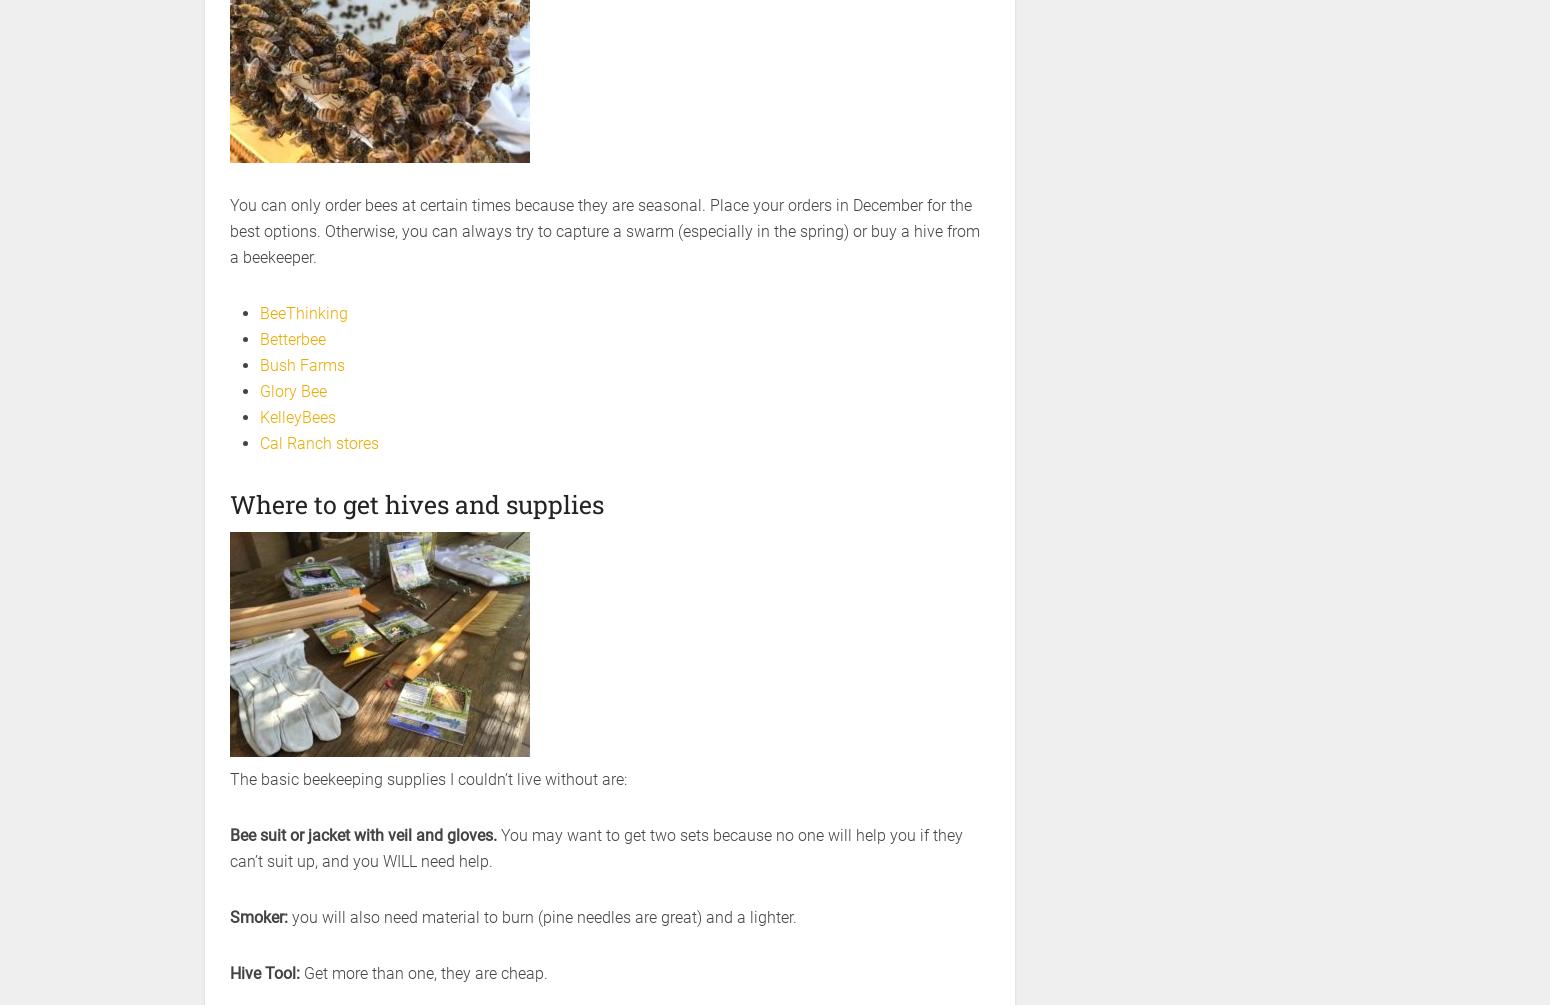 This screenshot has width=1550, height=1005. What do you see at coordinates (292, 339) in the screenshot?
I see `'Betterbee'` at bounding box center [292, 339].